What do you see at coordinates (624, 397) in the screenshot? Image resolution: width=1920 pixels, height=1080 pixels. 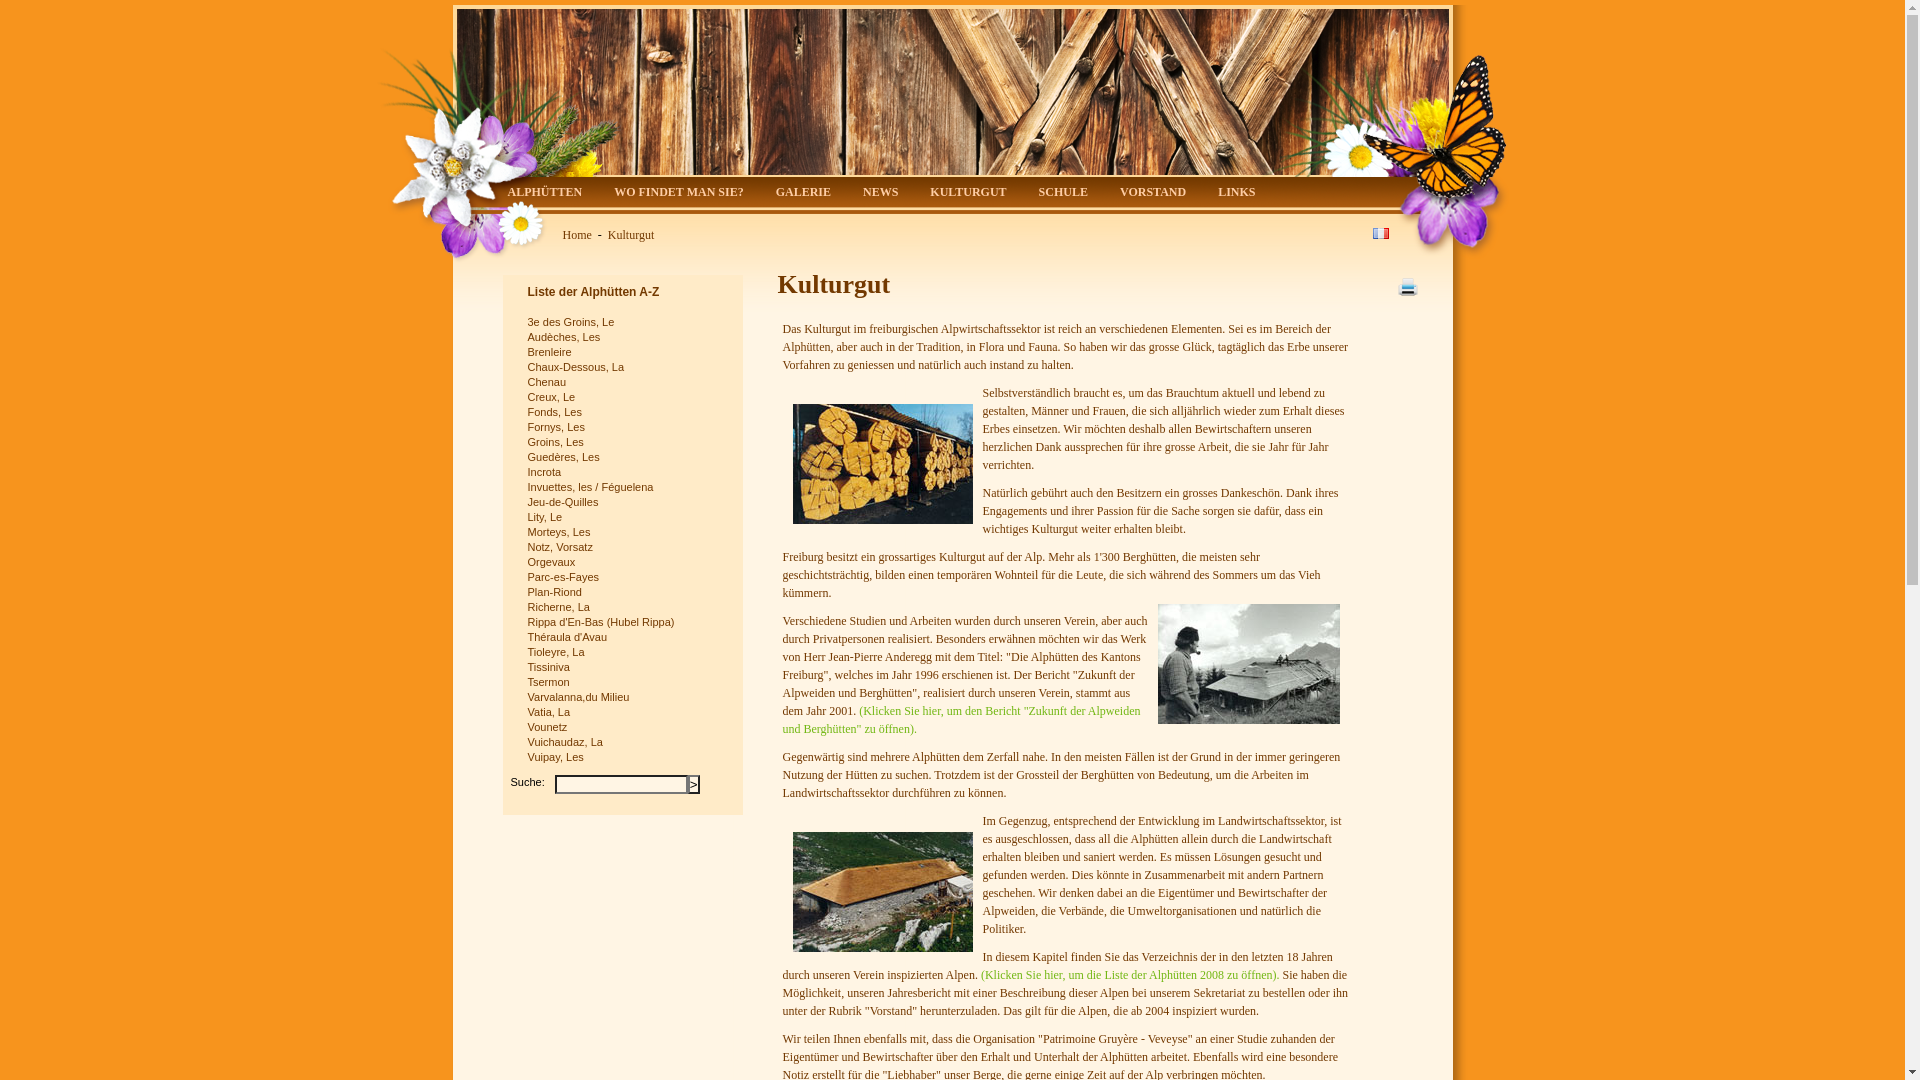 I see `'Creux, Le'` at bounding box center [624, 397].